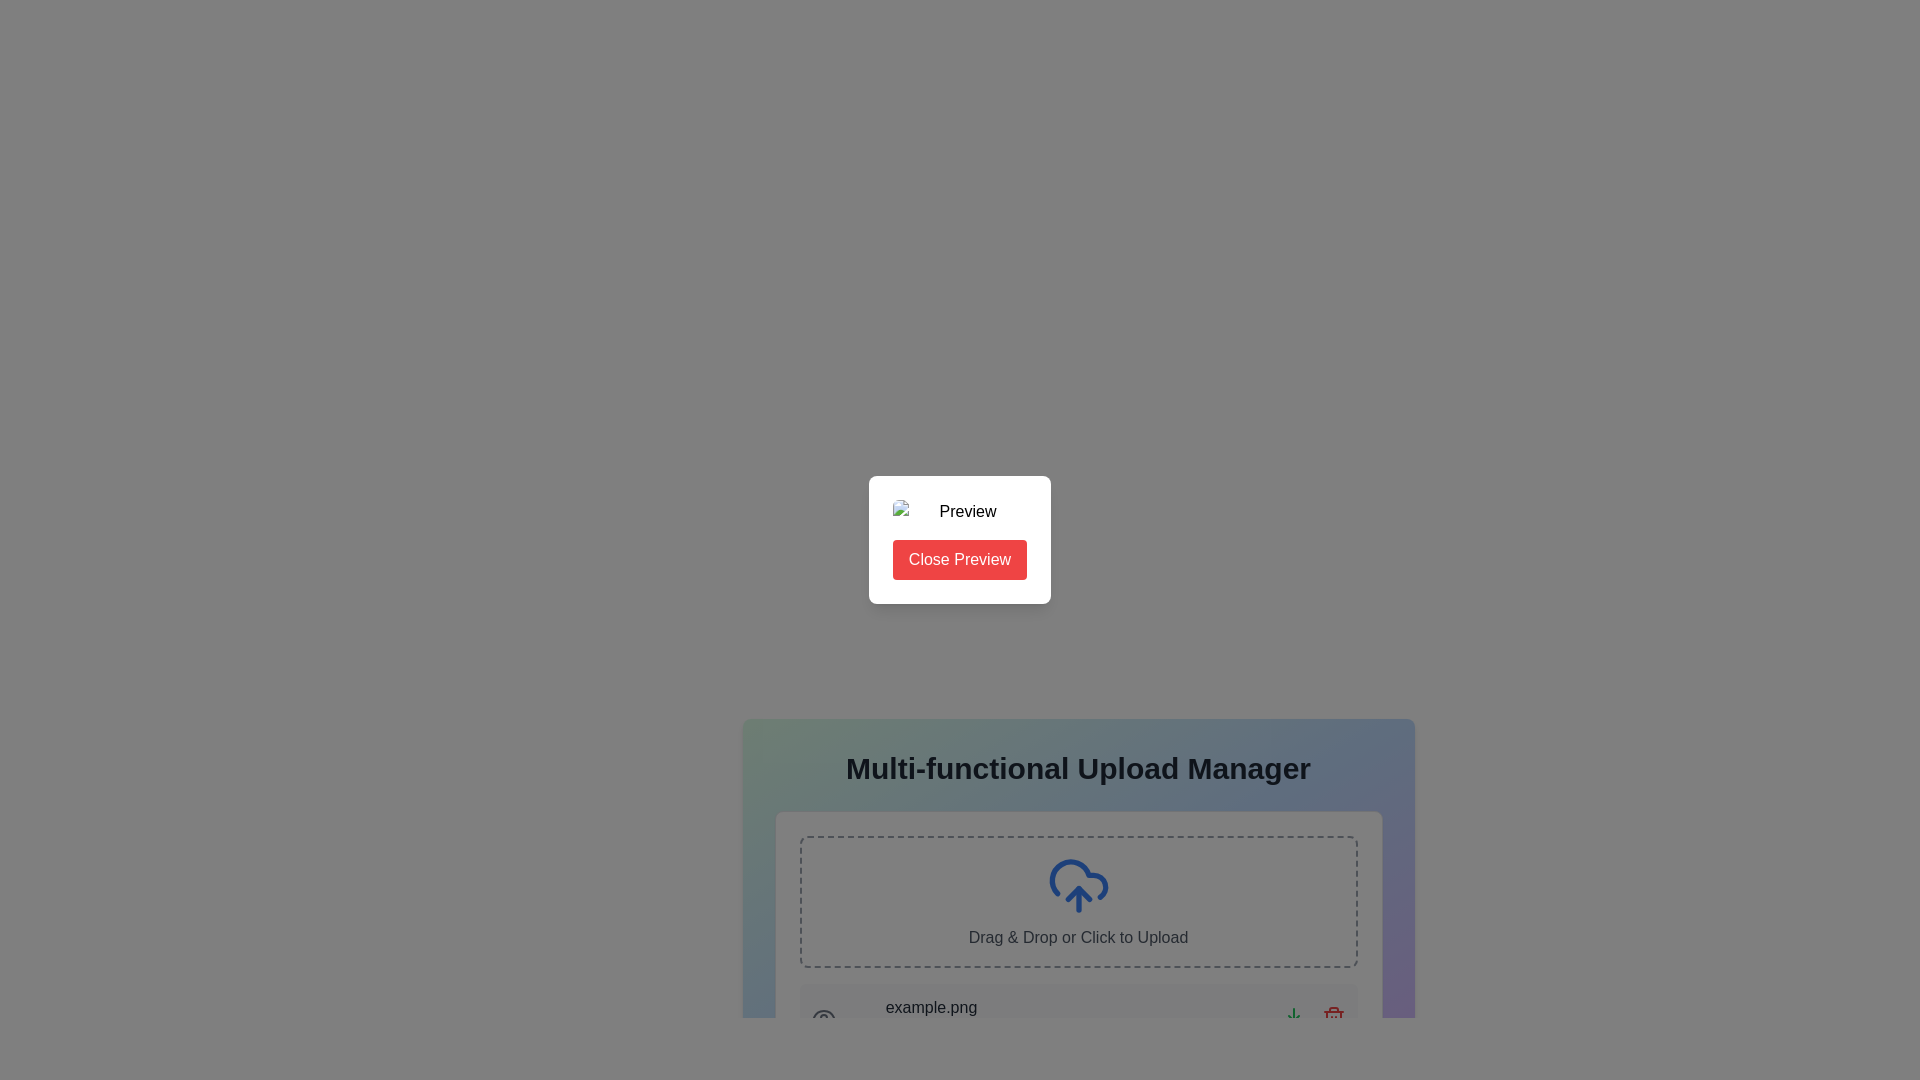 The image size is (1920, 1080). I want to click on the red 'Close Preview' button with white text, so click(960, 540).